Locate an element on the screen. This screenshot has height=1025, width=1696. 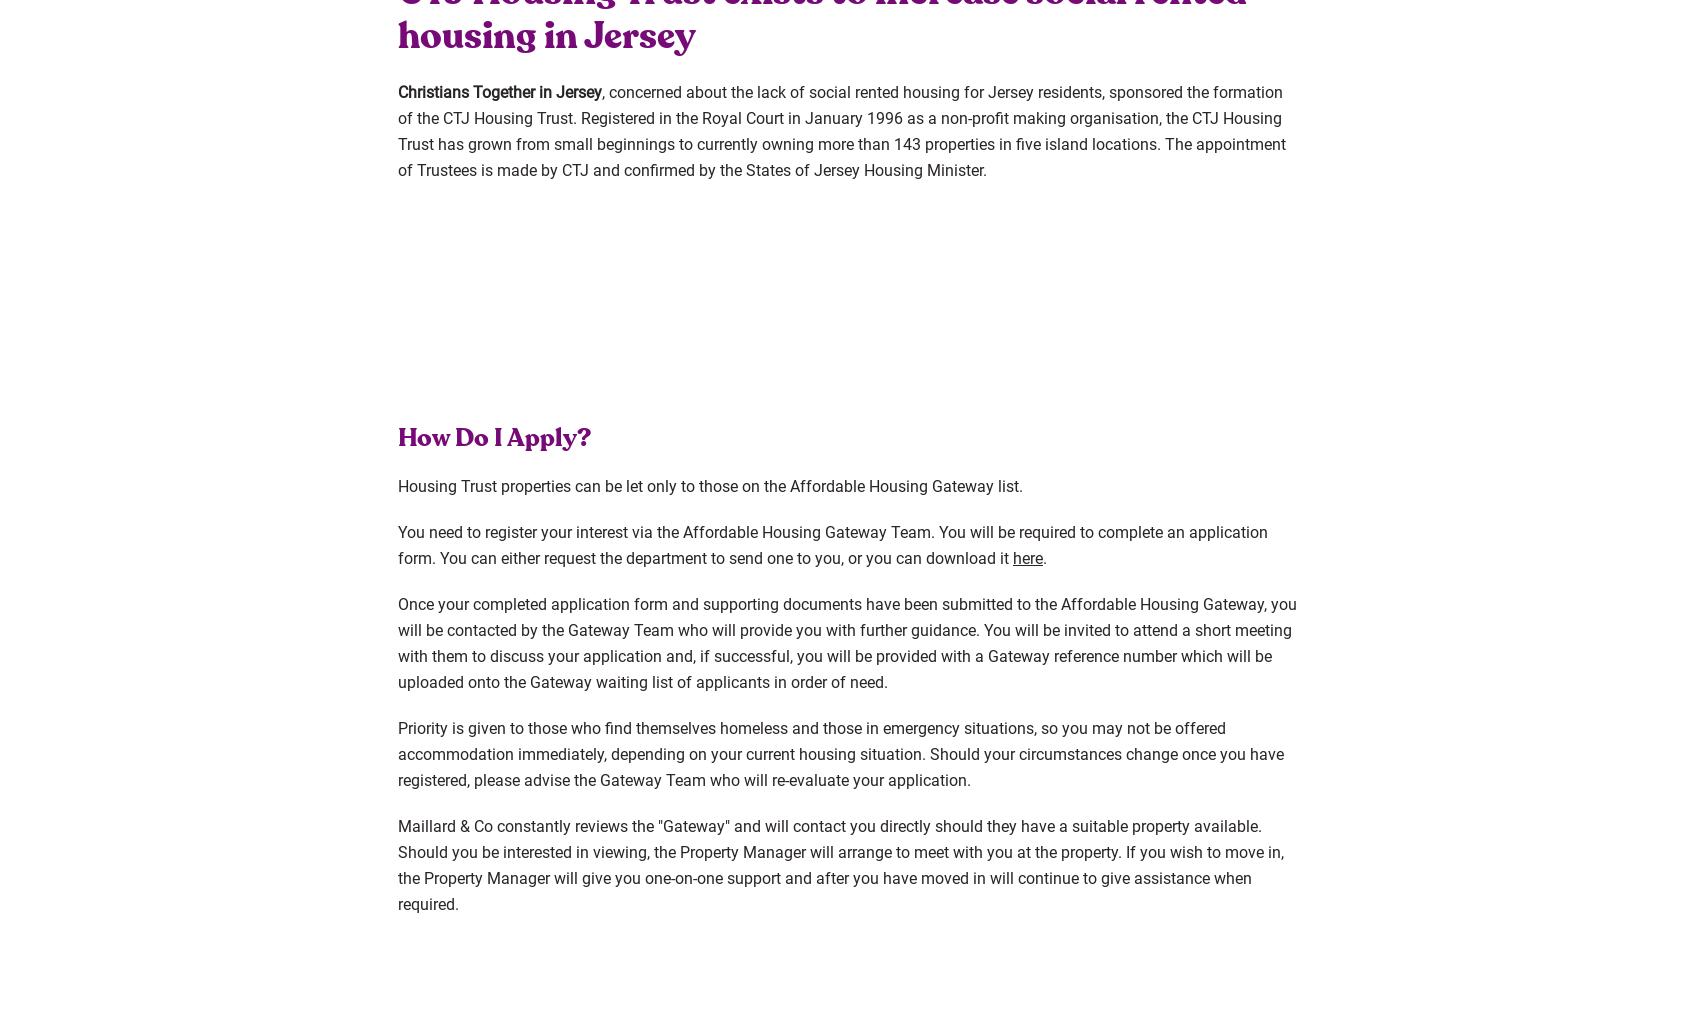
', concerned about the lack of social rented housing for Jersey residents, sponsored the formation of the CTJ Housing Trust. Registered in the Royal Court in January 1996 as a non-profit making organisation, the CTJ Housing Trust has grown from small beginnings to currently owning more than 143 properties in five island locations. The appointment of Trustees is made by CTJ and confirmed by the States of Jersey Housing Minister.' is located at coordinates (841, 130).